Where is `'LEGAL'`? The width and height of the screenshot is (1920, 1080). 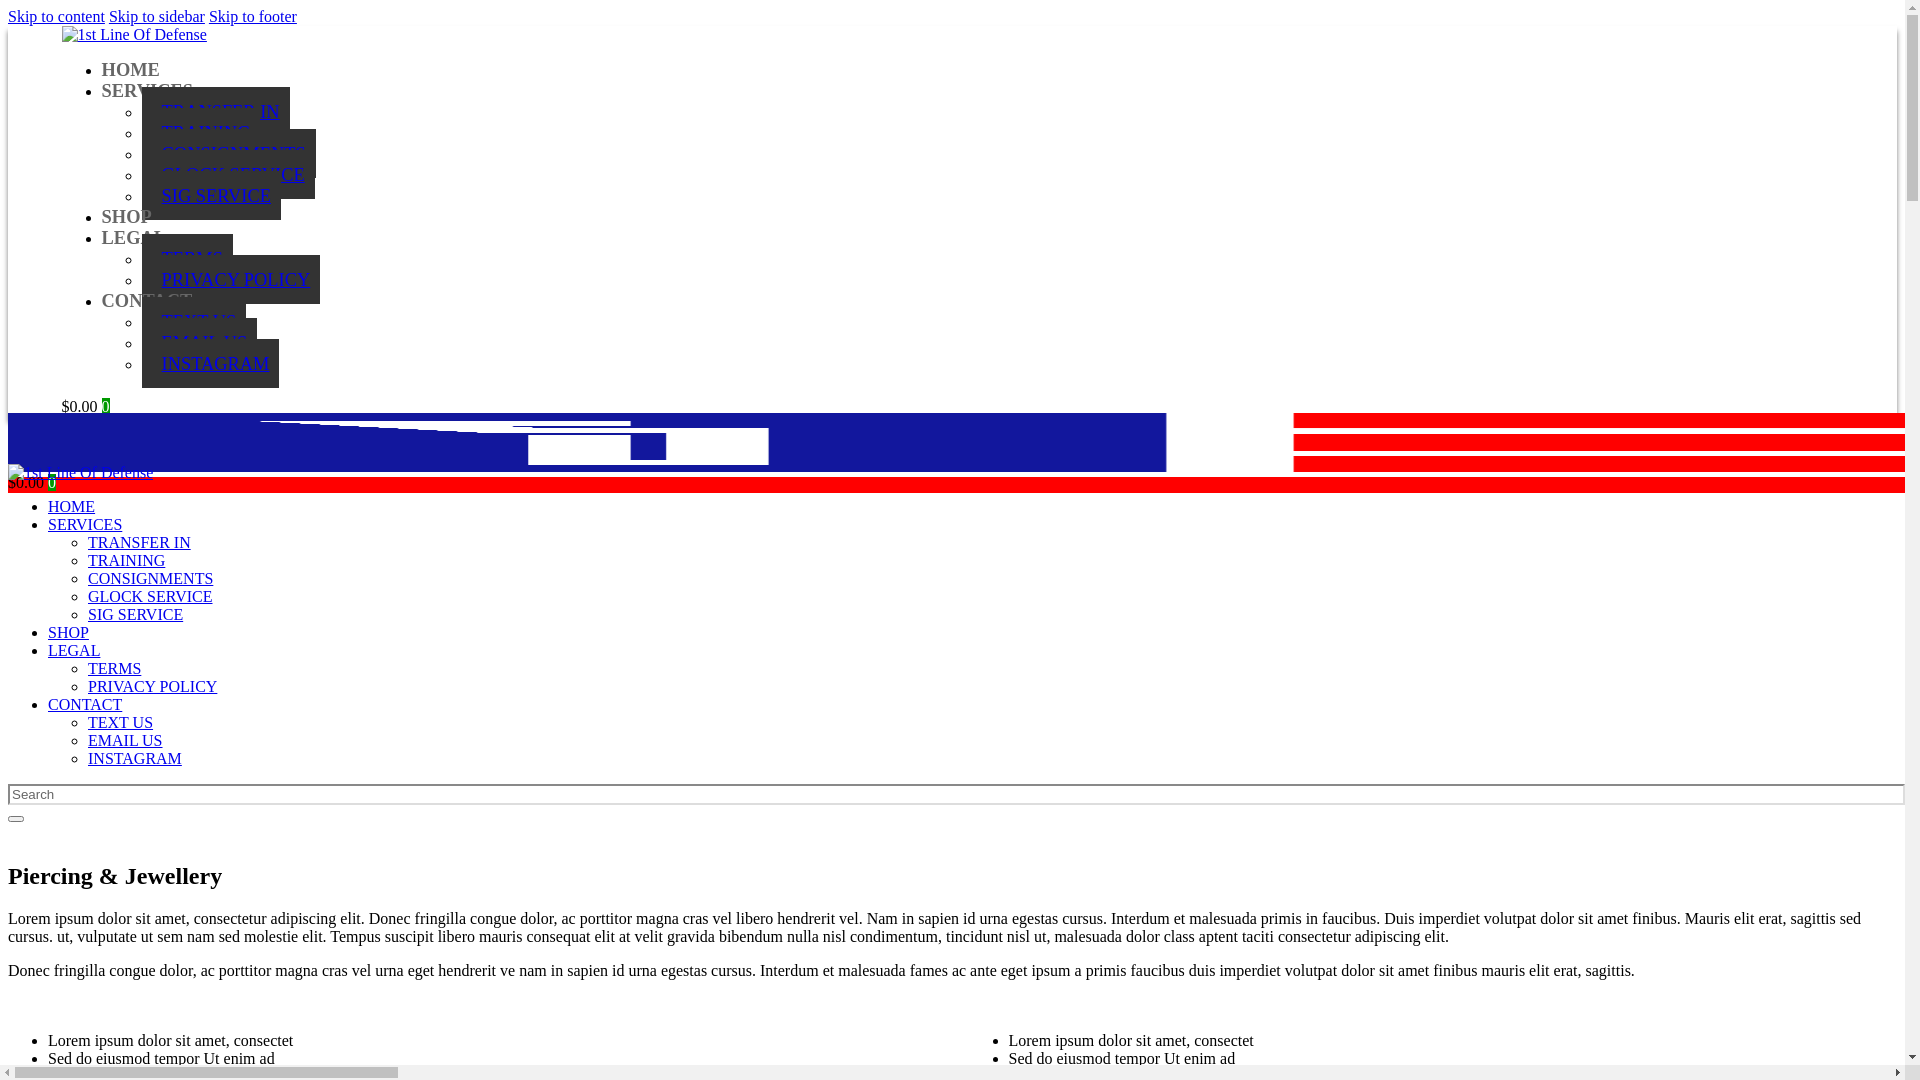
'LEGAL' is located at coordinates (133, 237).